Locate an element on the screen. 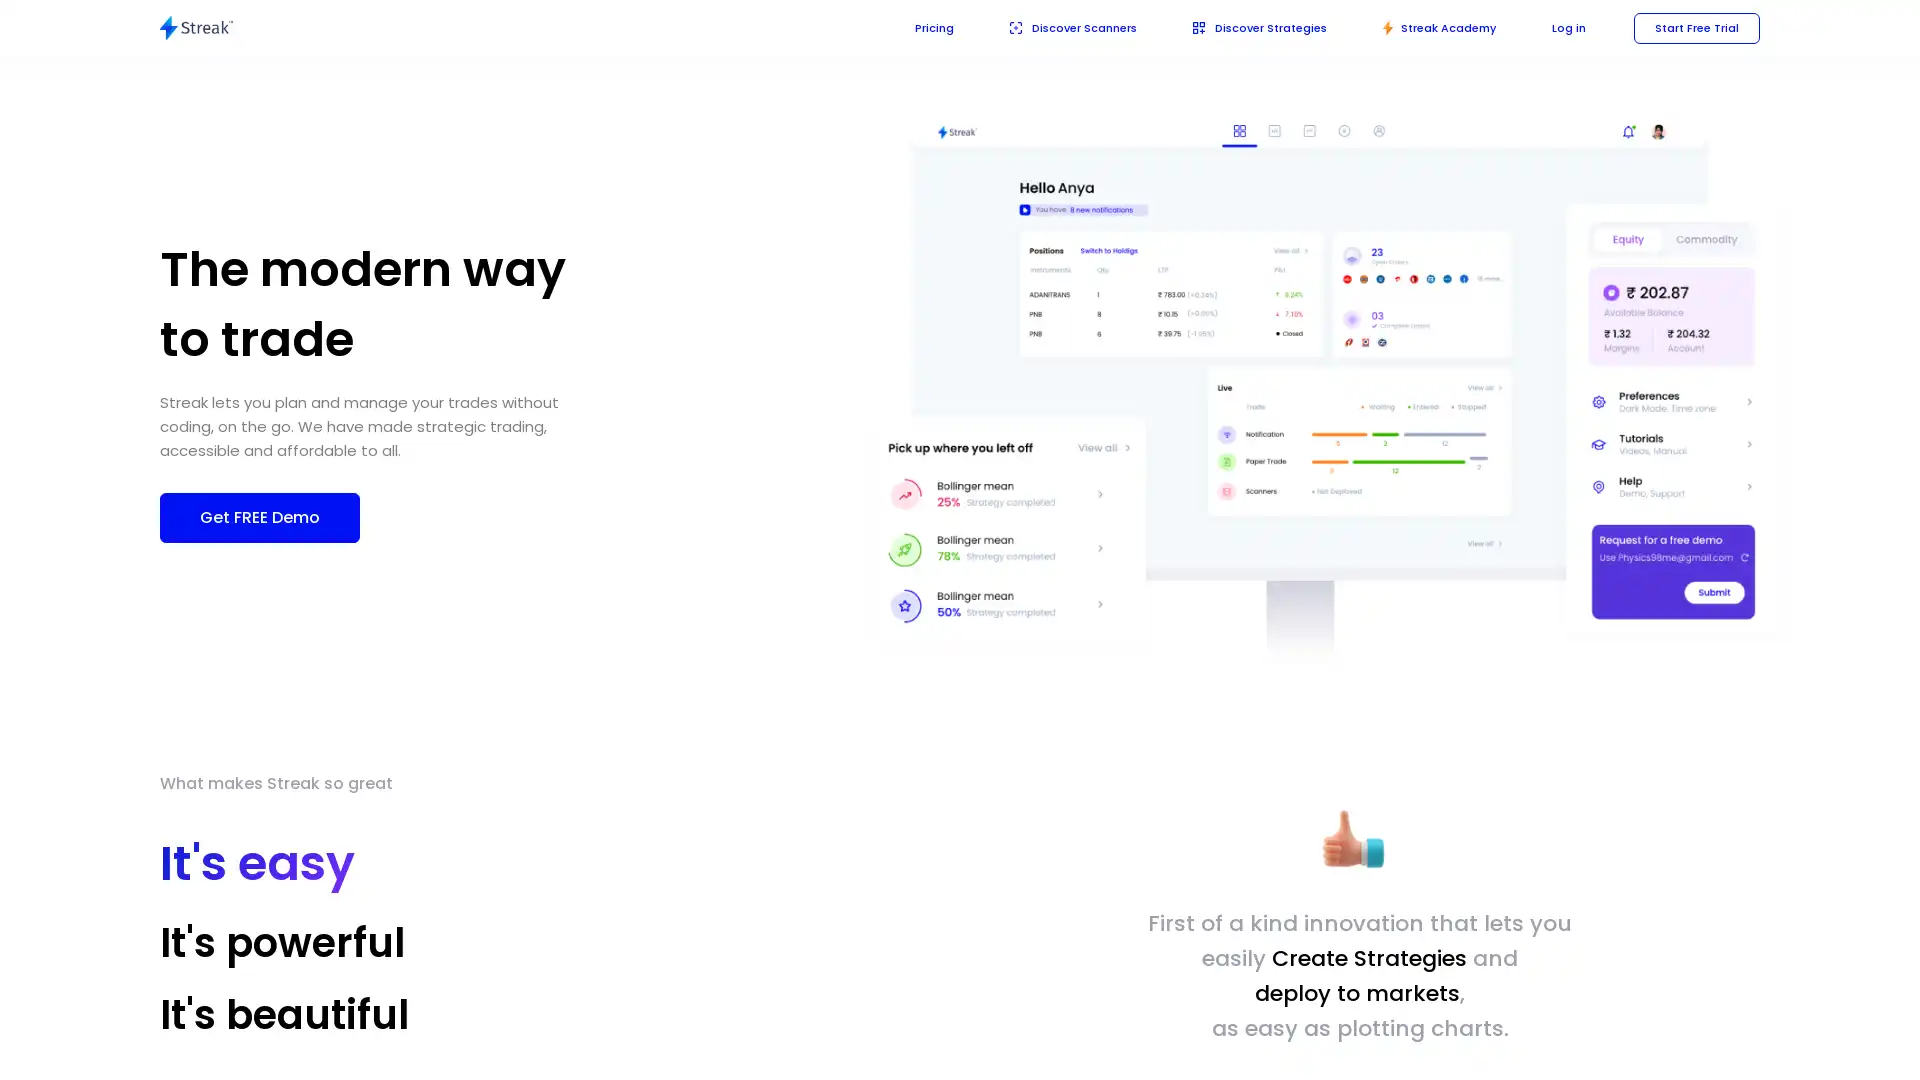 The width and height of the screenshot is (1920, 1080). Get FREE Demo is located at coordinates (258, 515).